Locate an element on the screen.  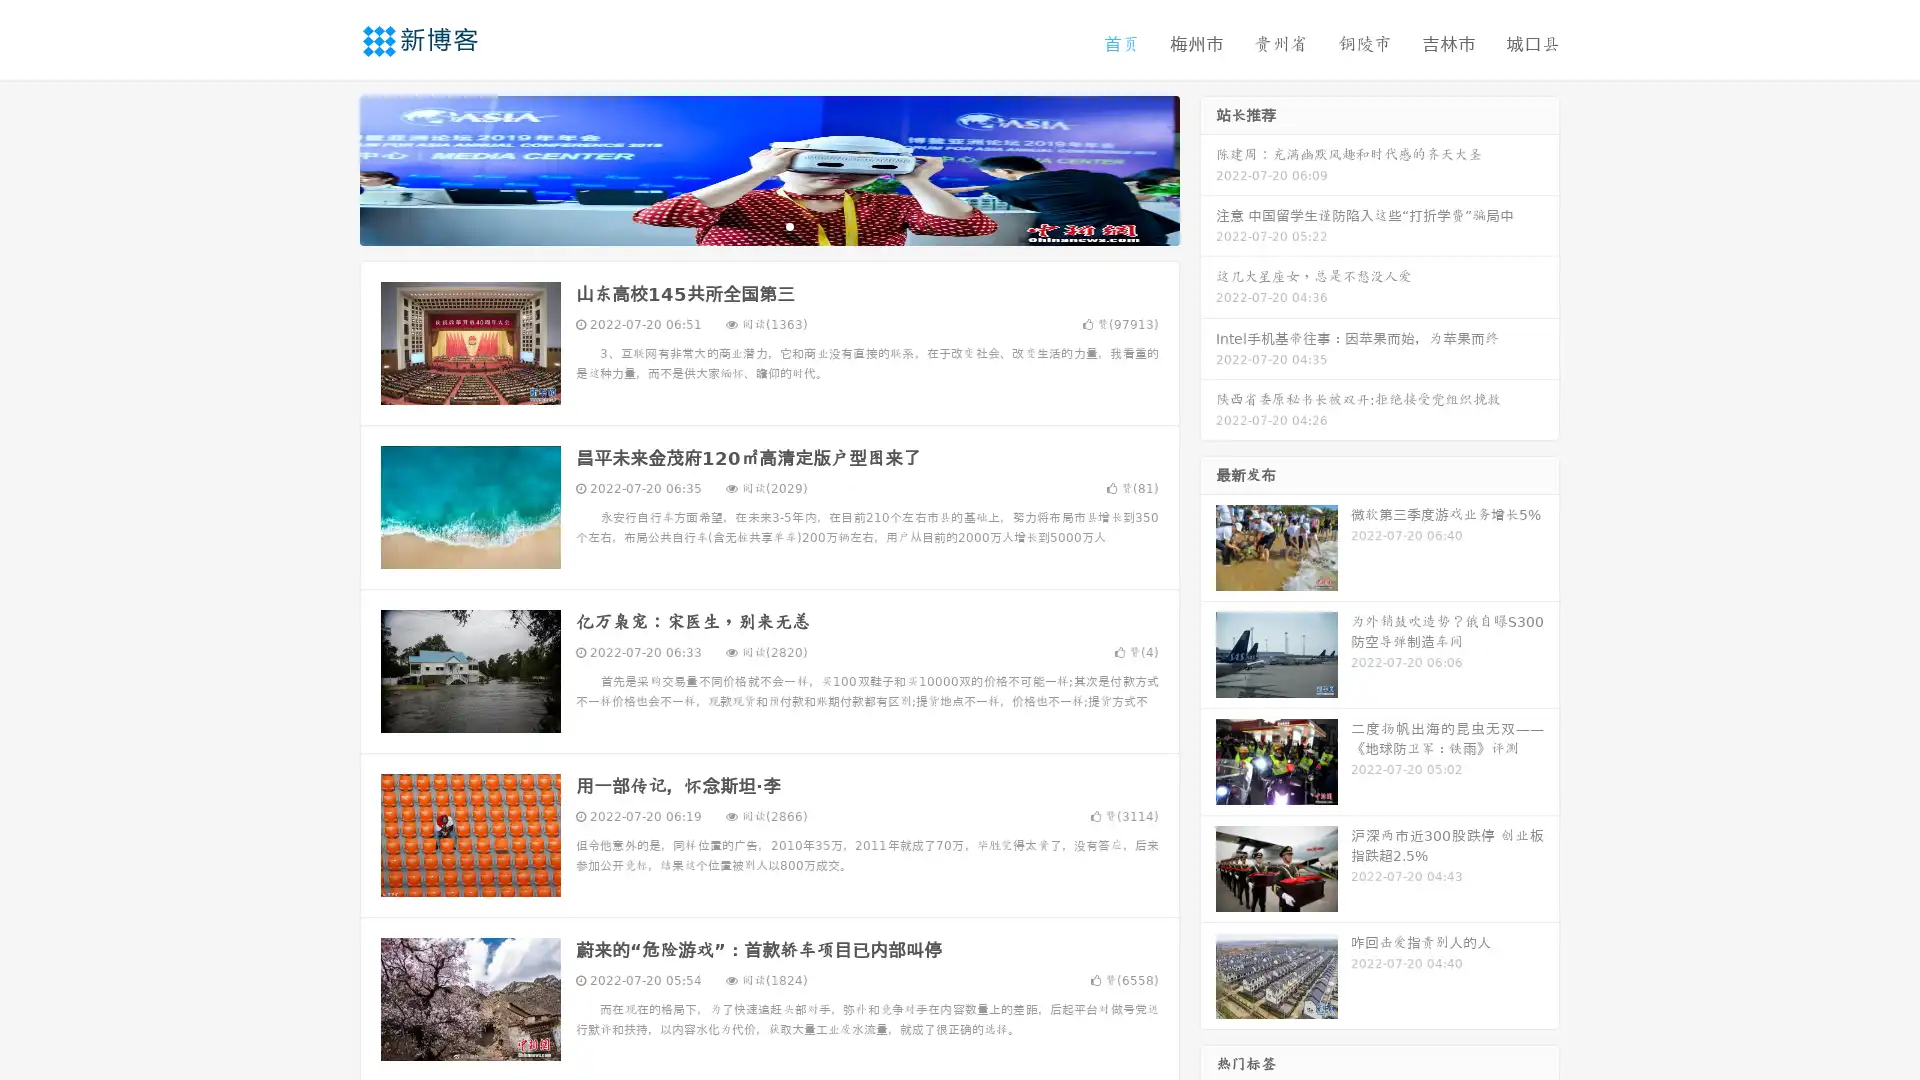
Go to slide 2 is located at coordinates (768, 225).